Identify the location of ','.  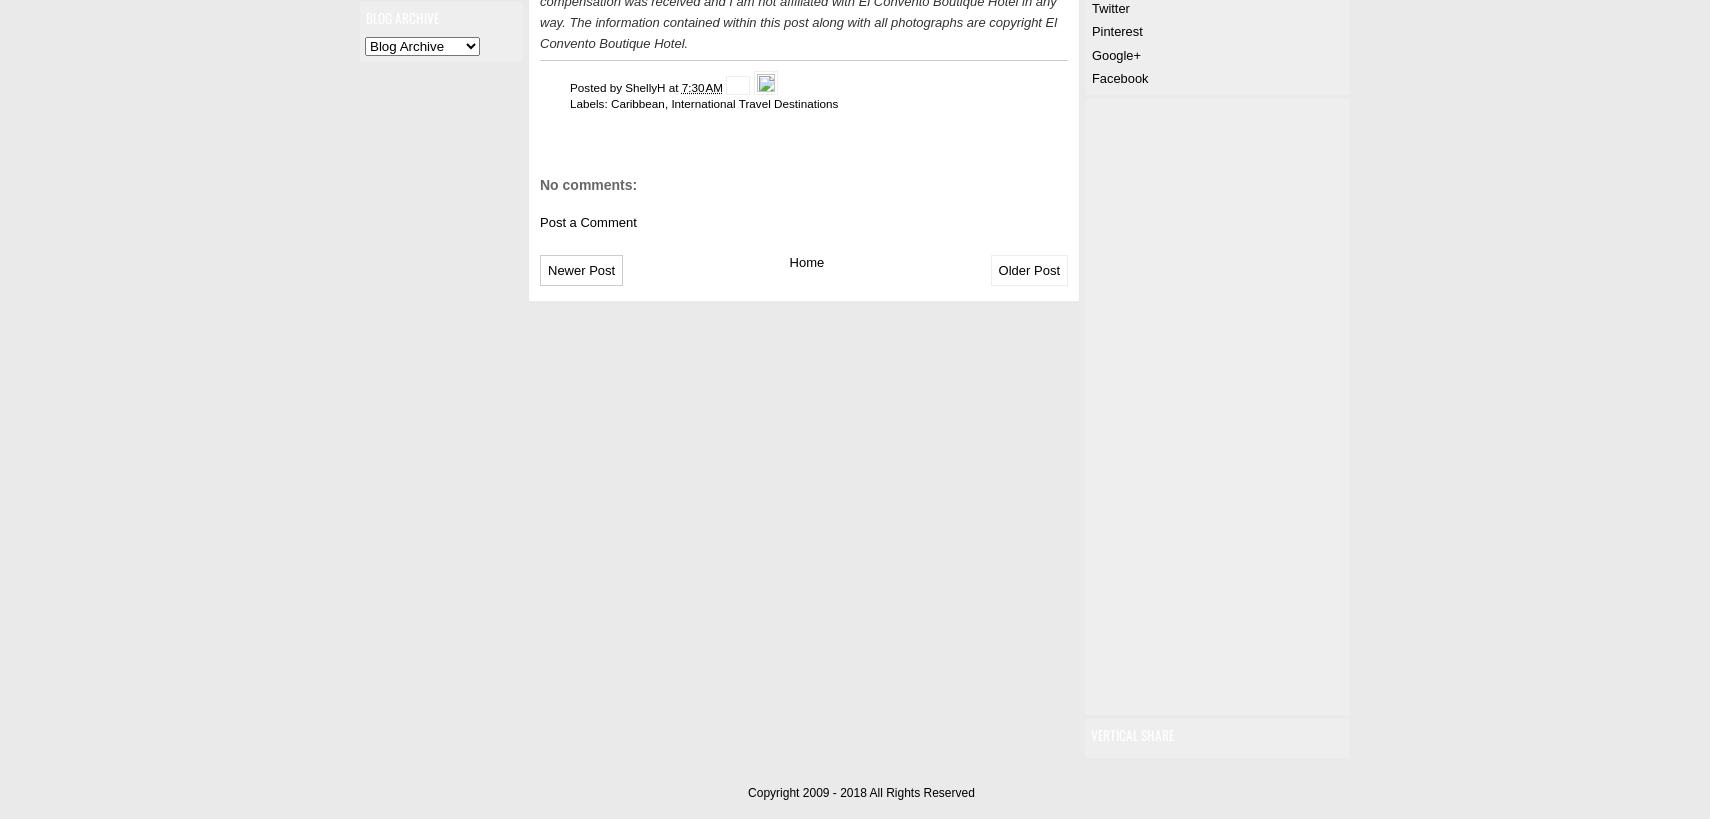
(663, 103).